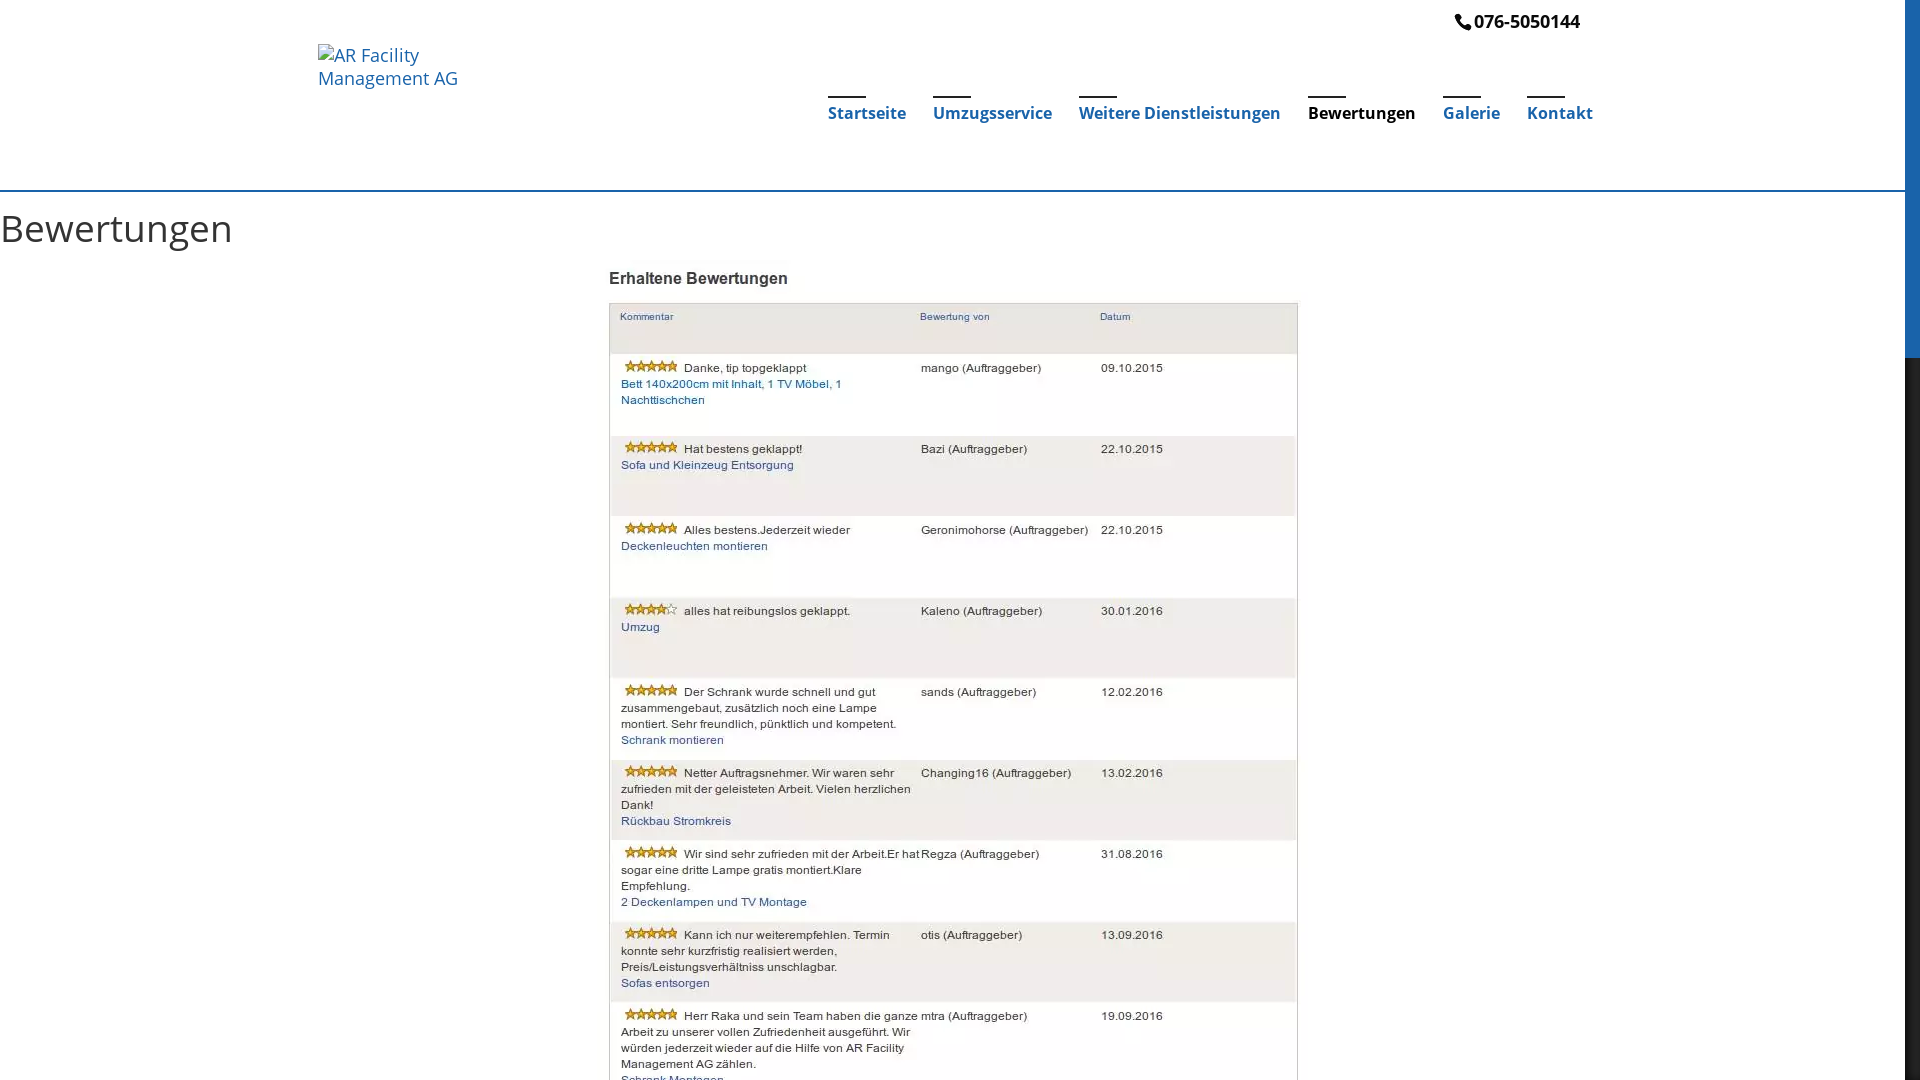  What do you see at coordinates (1558, 146) in the screenshot?
I see `'Kontakt'` at bounding box center [1558, 146].